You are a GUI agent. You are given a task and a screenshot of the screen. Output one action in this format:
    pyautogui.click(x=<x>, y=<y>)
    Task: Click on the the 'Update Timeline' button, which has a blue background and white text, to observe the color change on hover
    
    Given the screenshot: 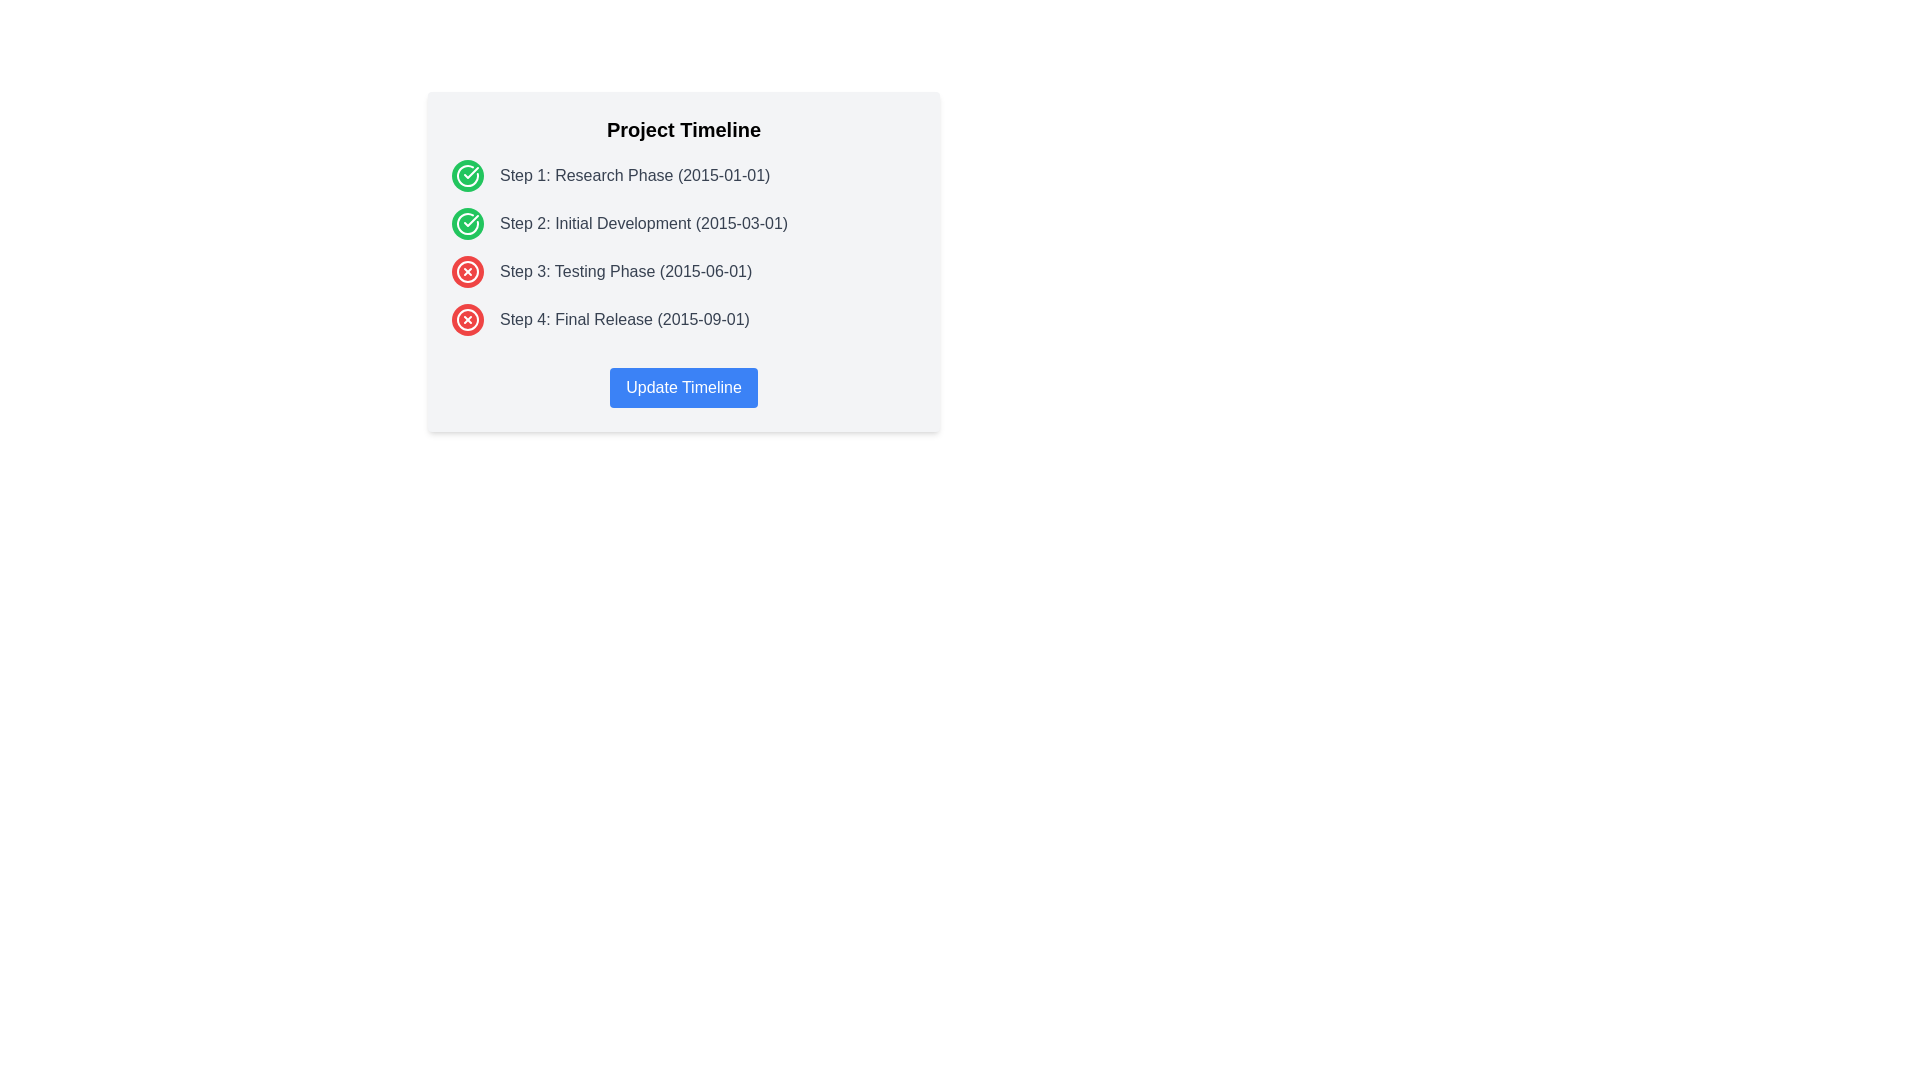 What is the action you would take?
    pyautogui.click(x=684, y=388)
    